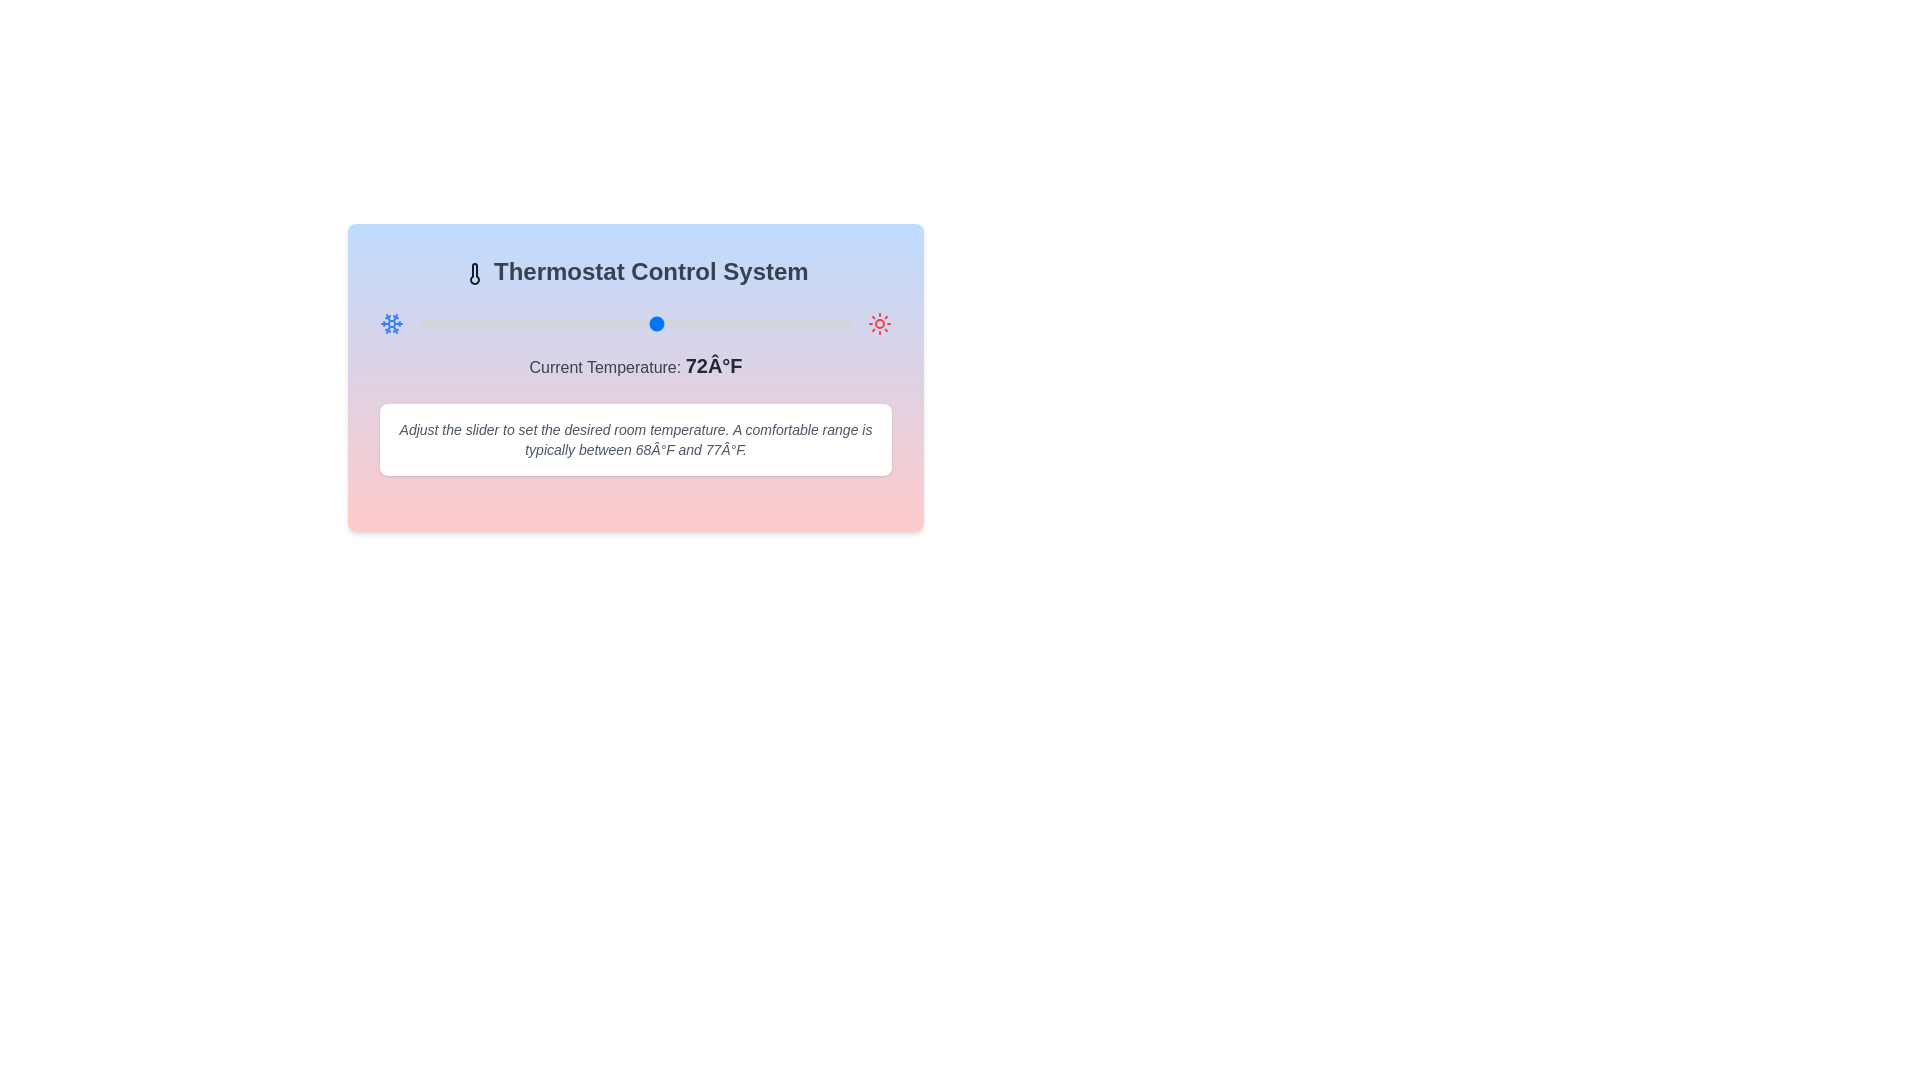  What do you see at coordinates (591, 323) in the screenshot?
I see `the temperature slider to set the temperature to 66°F` at bounding box center [591, 323].